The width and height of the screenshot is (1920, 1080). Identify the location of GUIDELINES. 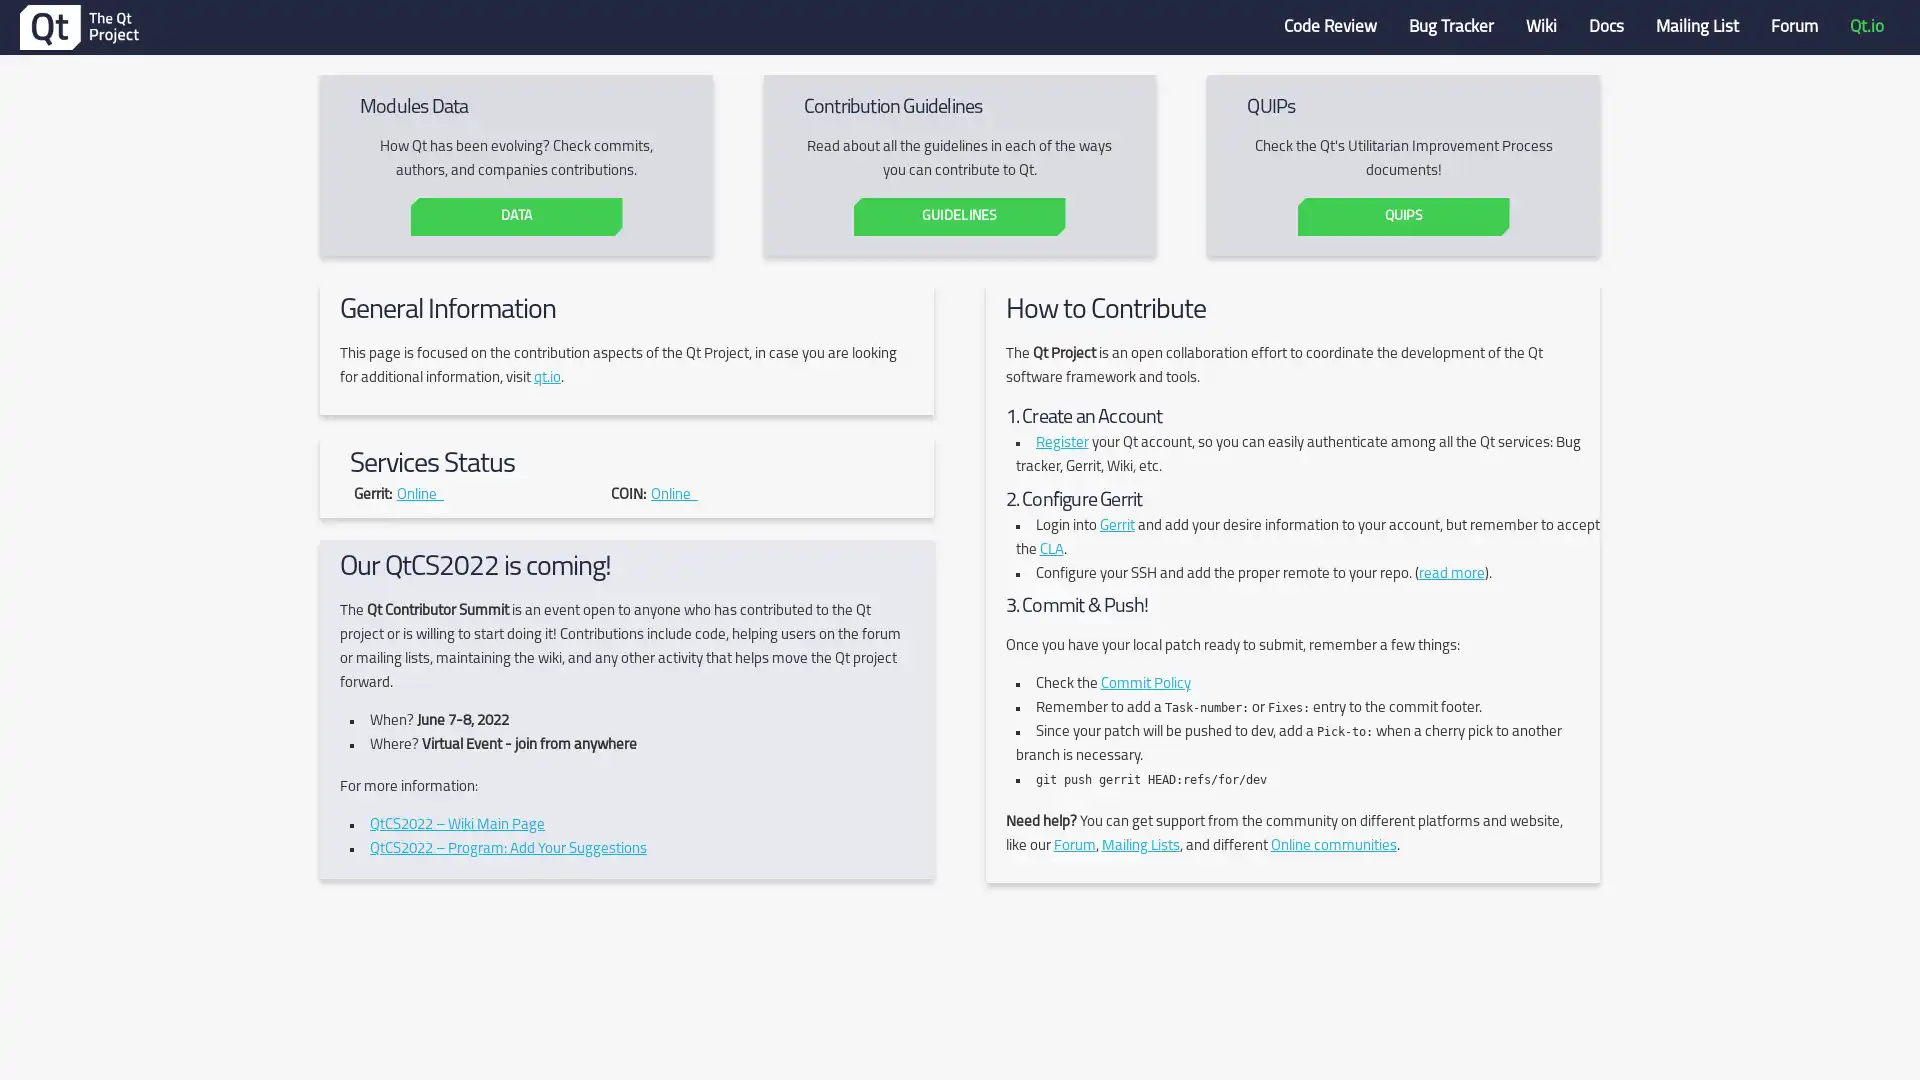
(958, 216).